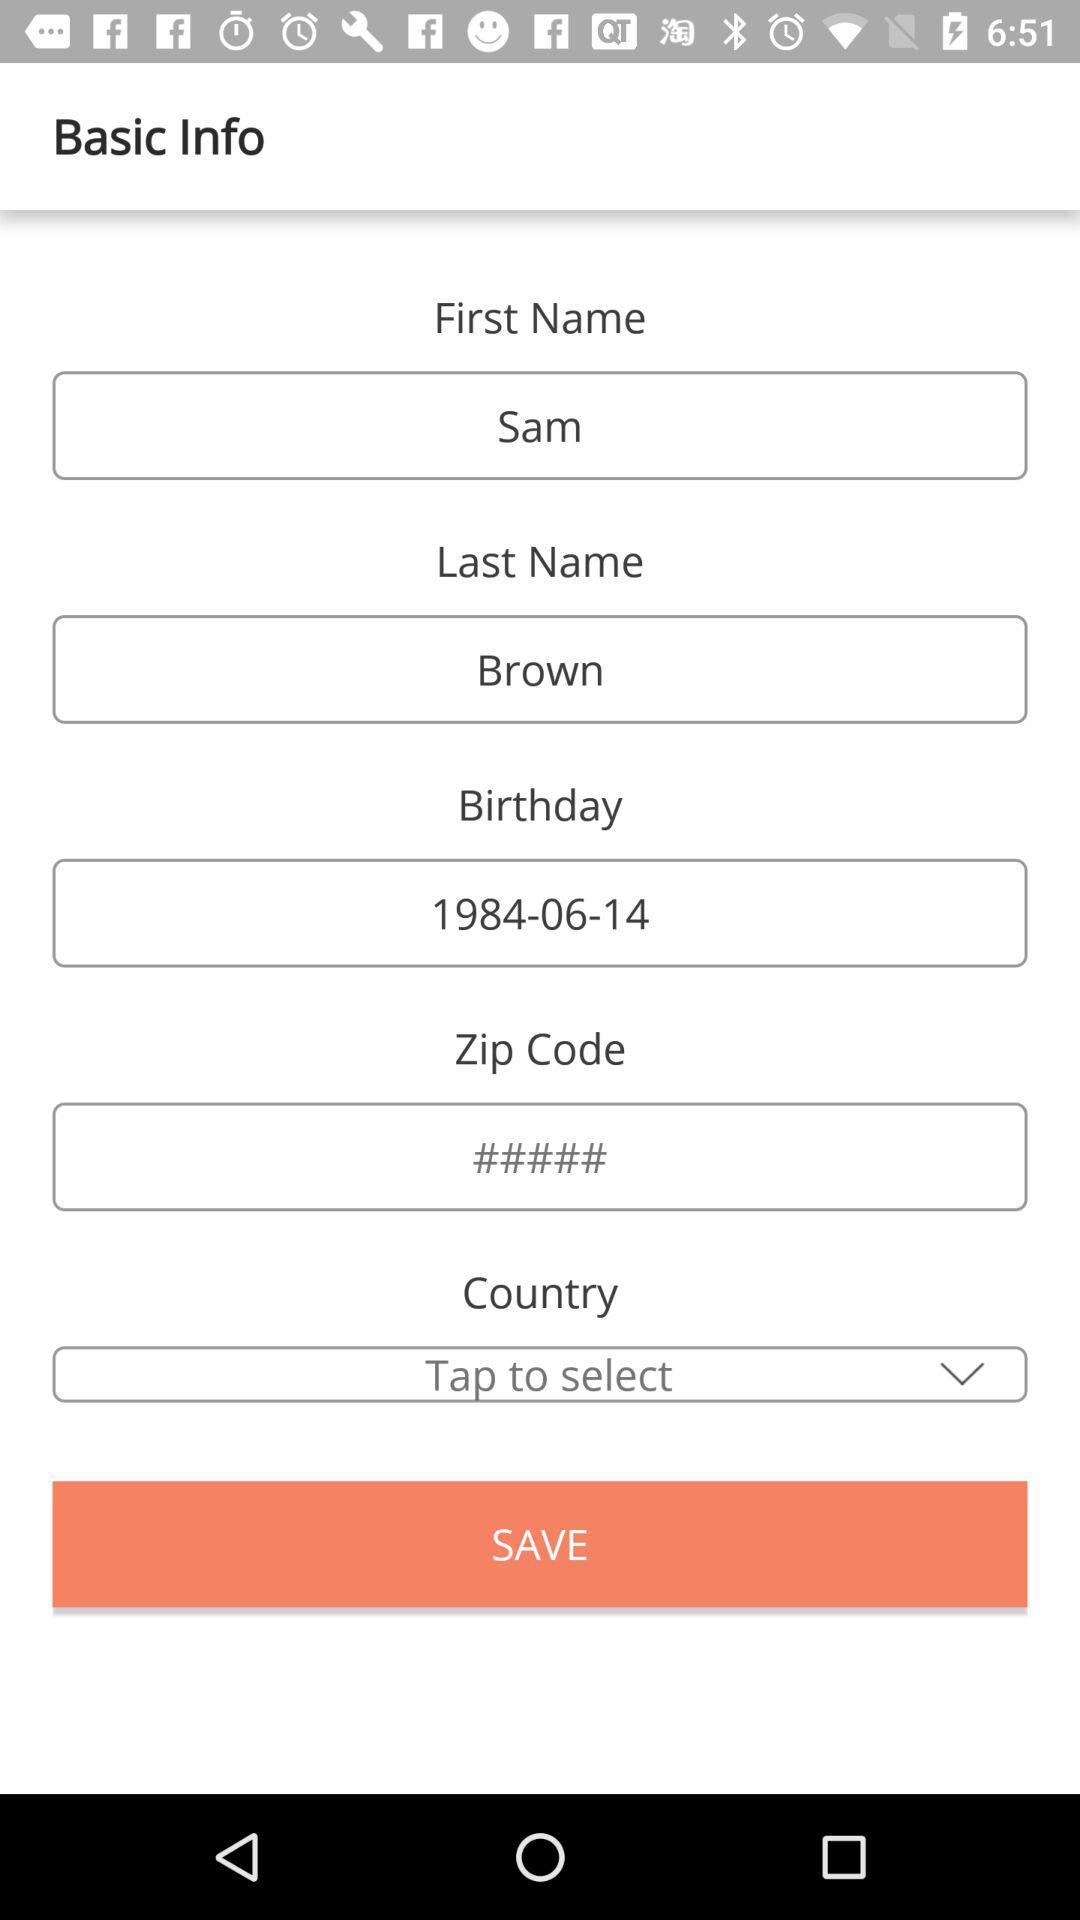  Describe the element at coordinates (540, 1373) in the screenshot. I see `tap to select` at that location.